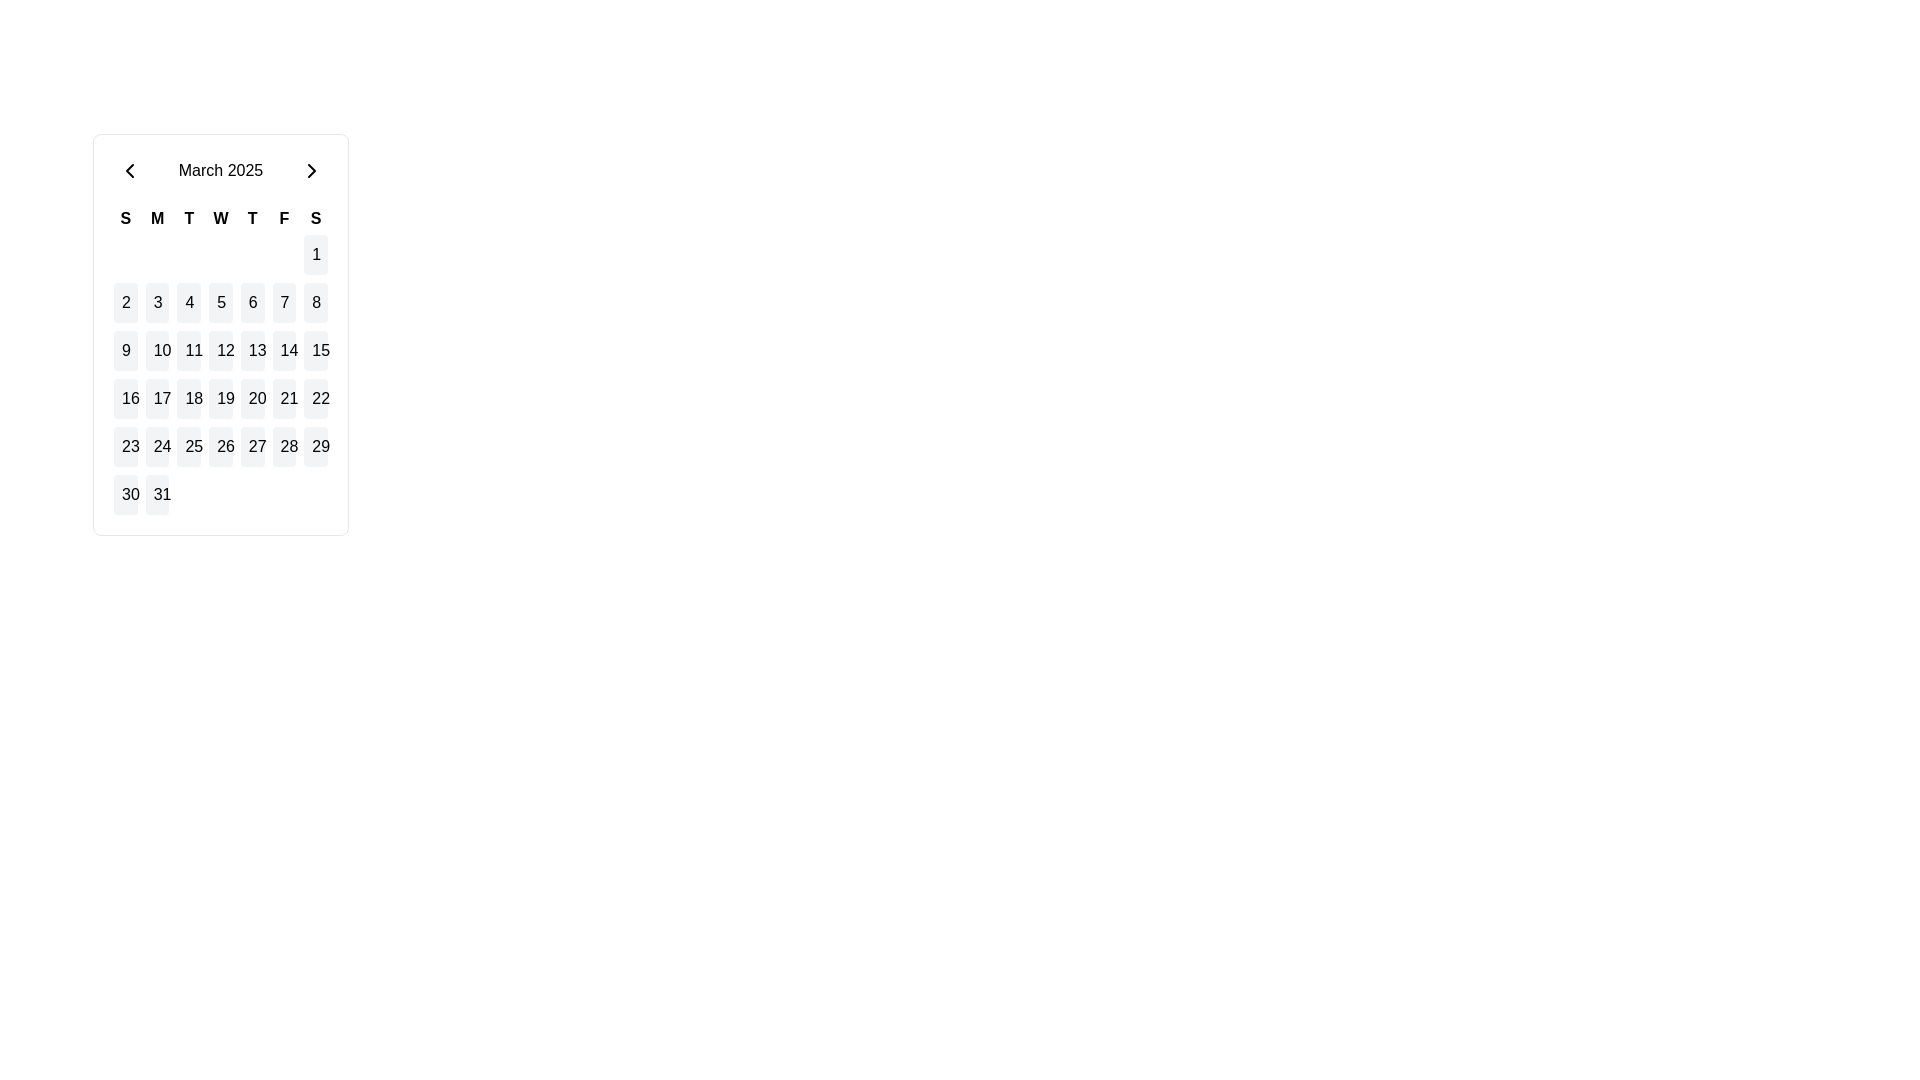 This screenshot has width=1920, height=1080. I want to click on the button representing the 24th day of the month in the calendar interface, so click(156, 446).